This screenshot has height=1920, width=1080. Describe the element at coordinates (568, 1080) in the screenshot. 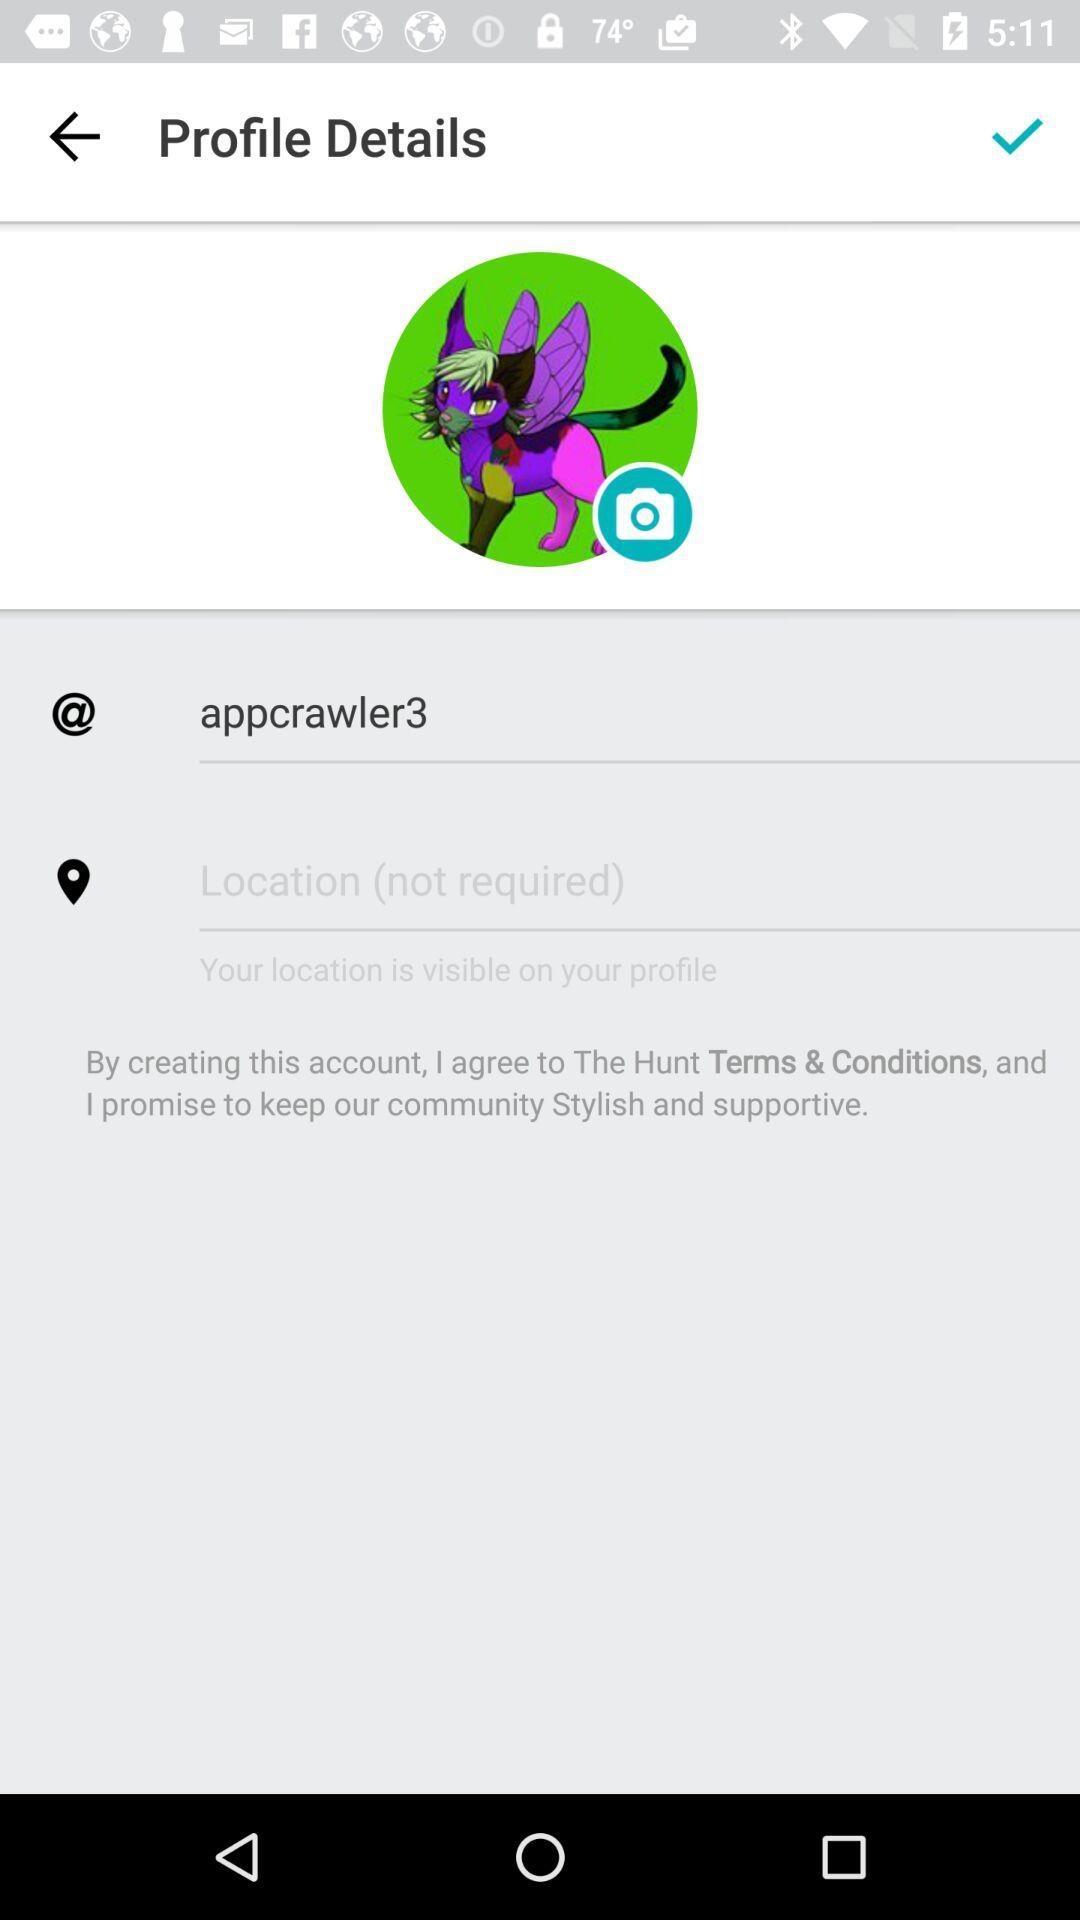

I see `by creating this icon` at that location.